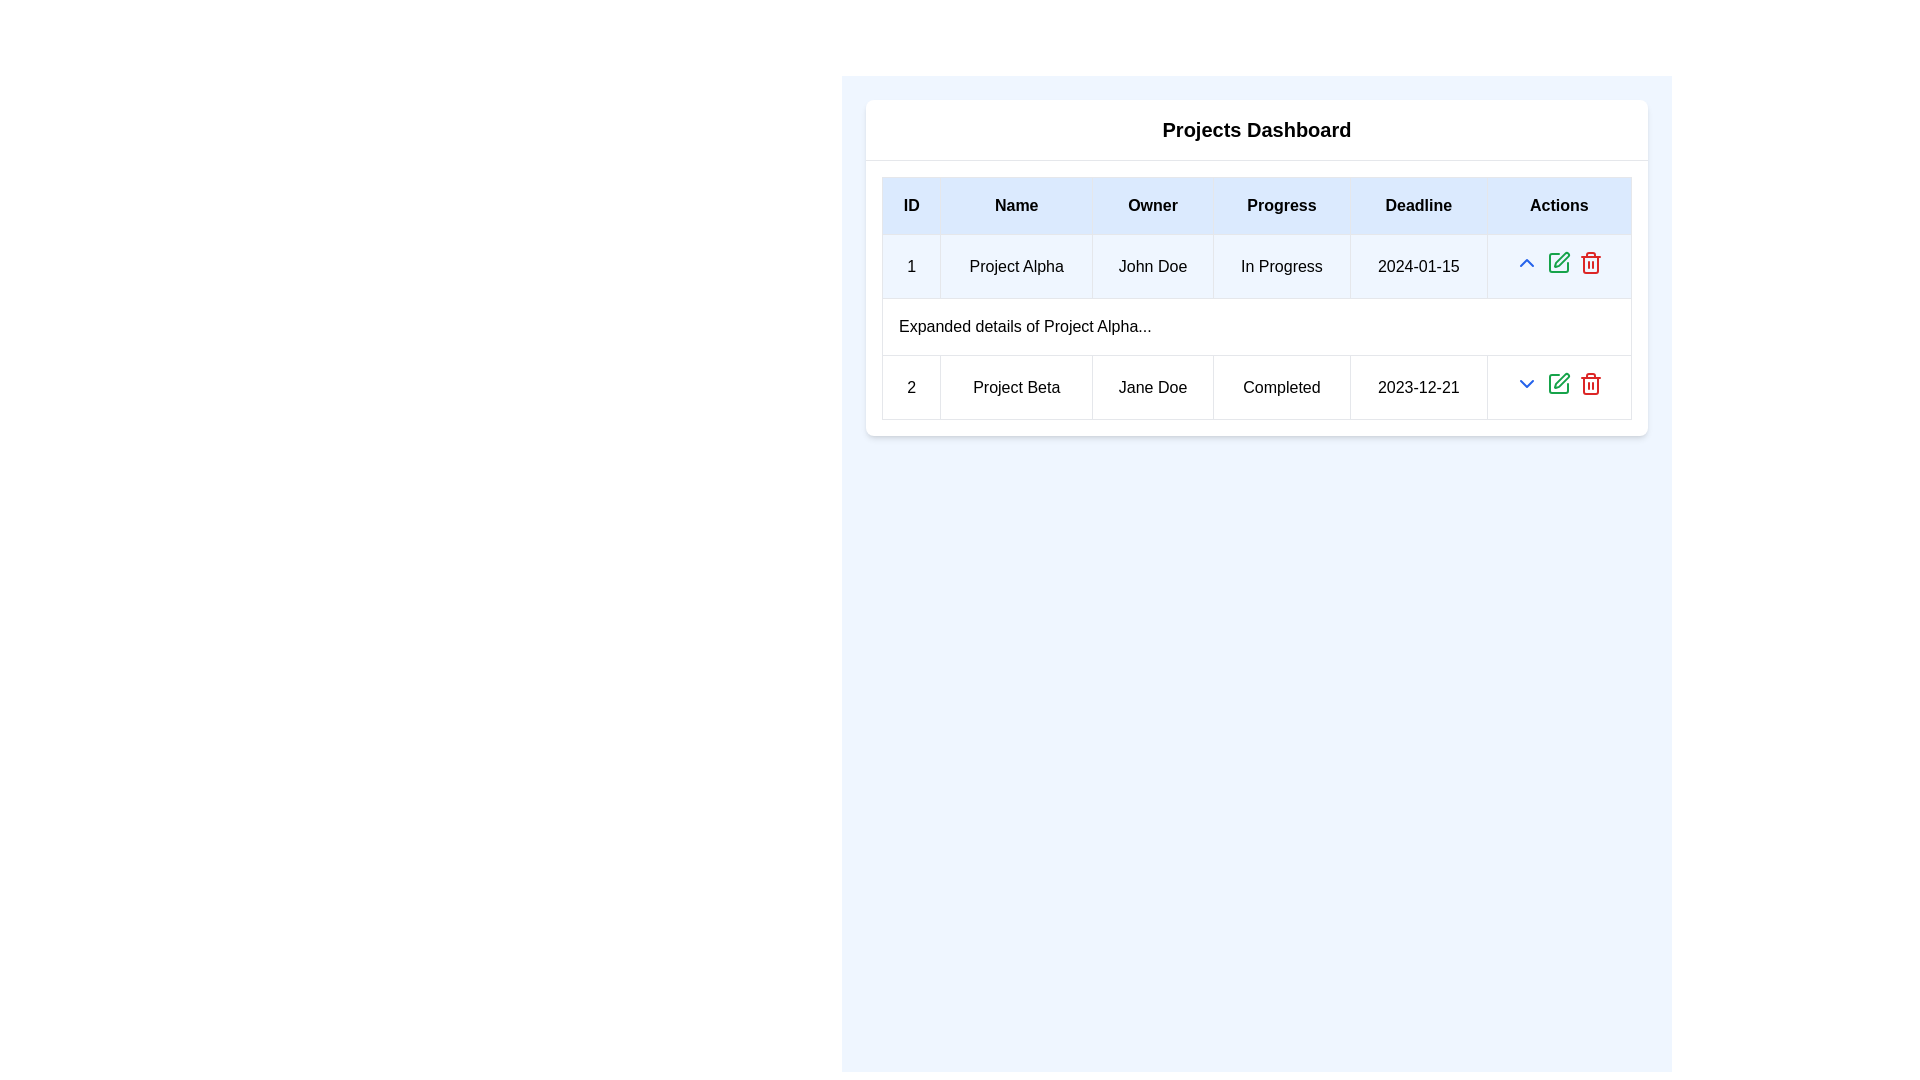 This screenshot has width=1920, height=1080. I want to click on the 'Edit' or 'Modify' button icon located in the 'Actions' column of the second row of the table to invoke the associated action, so click(1560, 381).